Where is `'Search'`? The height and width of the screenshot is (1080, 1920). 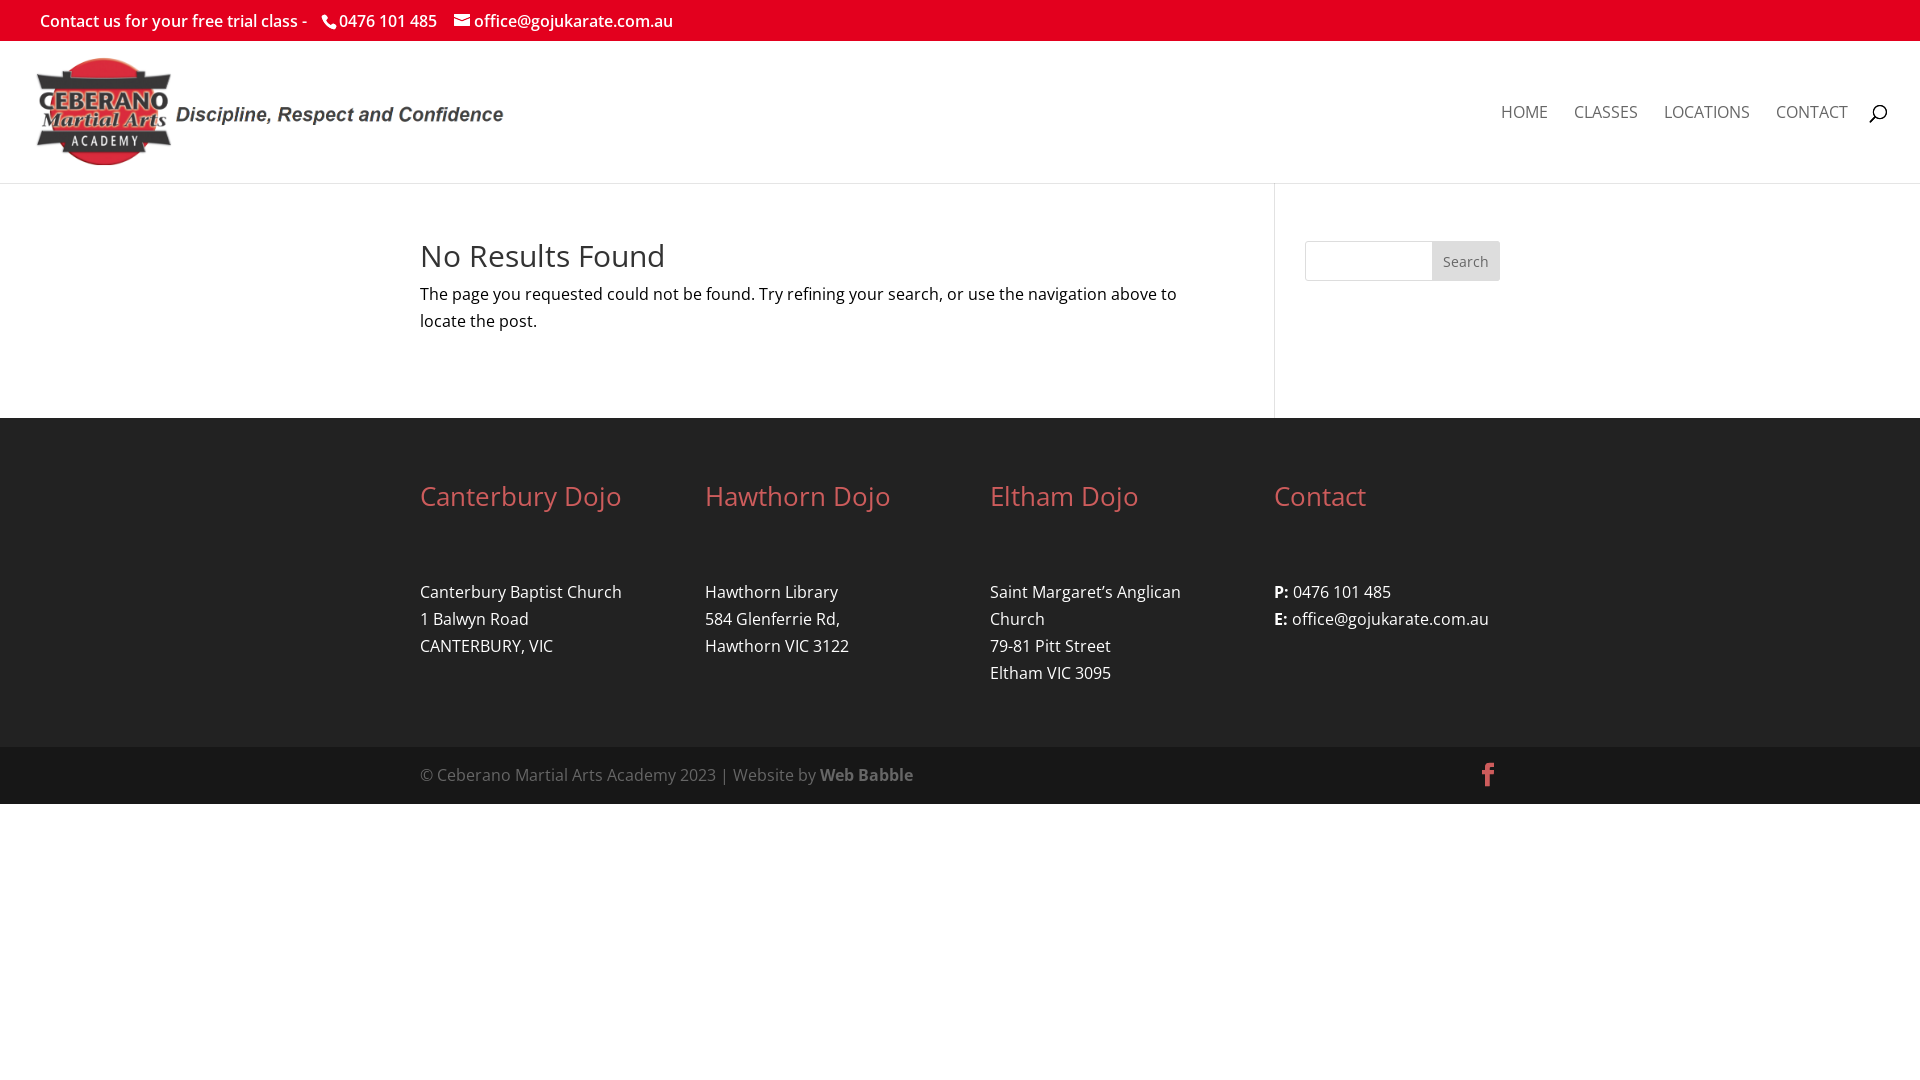 'Search' is located at coordinates (1465, 260).